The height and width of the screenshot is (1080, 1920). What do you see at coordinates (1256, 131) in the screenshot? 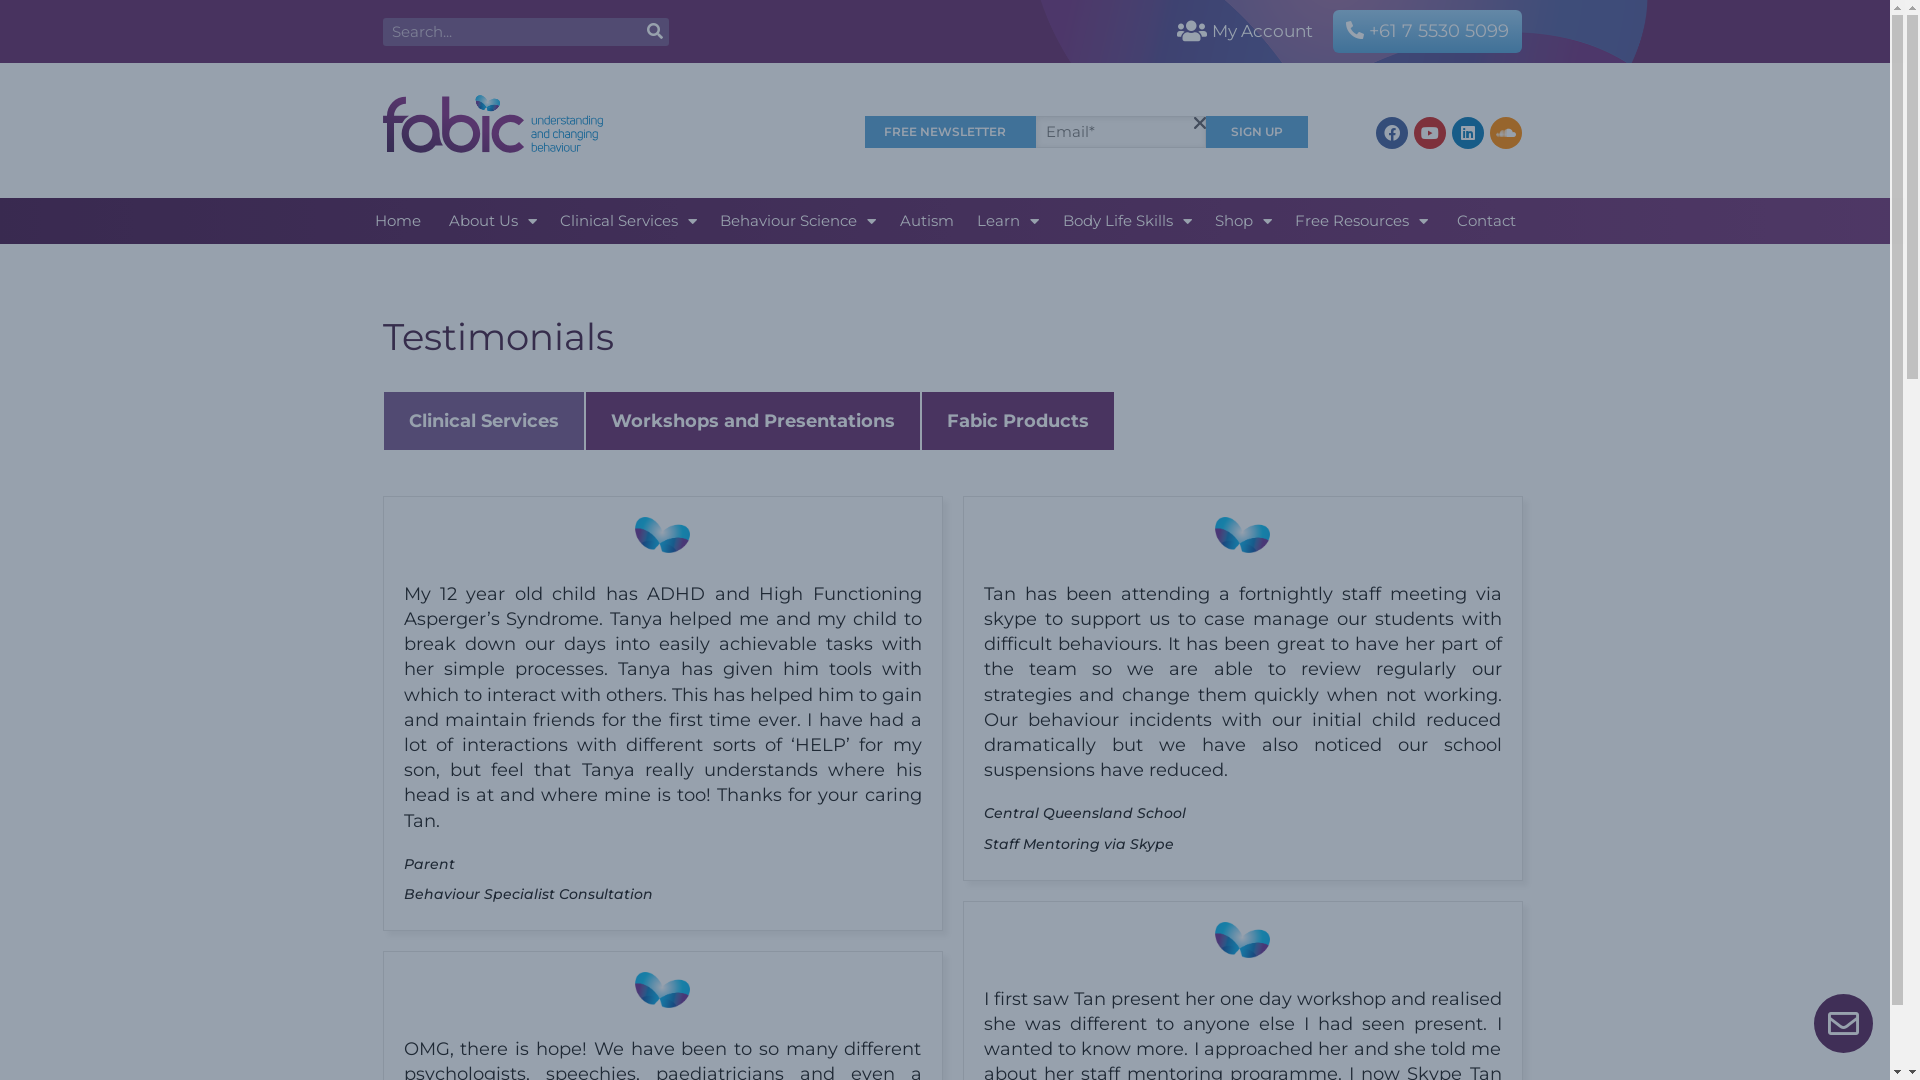
I see `'SIGN UP'` at bounding box center [1256, 131].